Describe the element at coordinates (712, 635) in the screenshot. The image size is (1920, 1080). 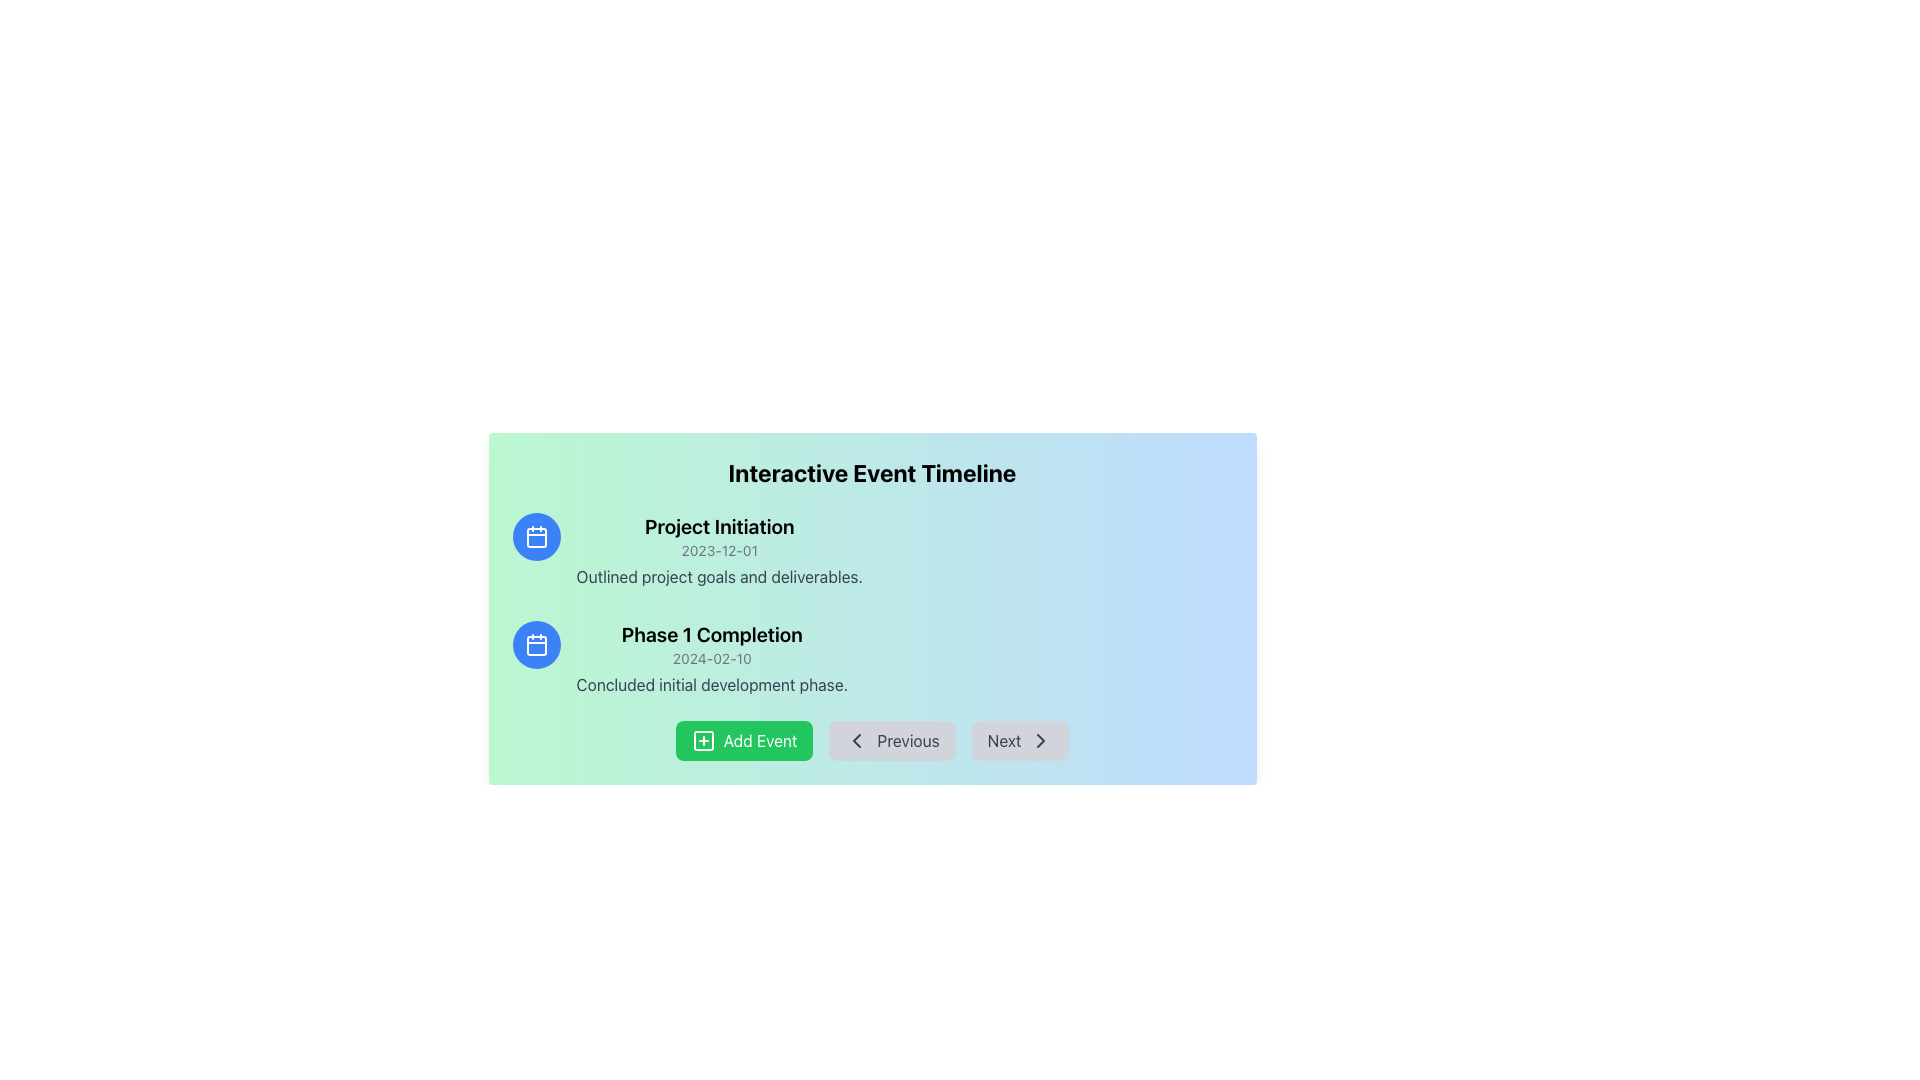
I see `the text label 'Phase 1 Completion' which is prominently styled and positioned above the date '2024-02-10' in the timeline interface` at that location.